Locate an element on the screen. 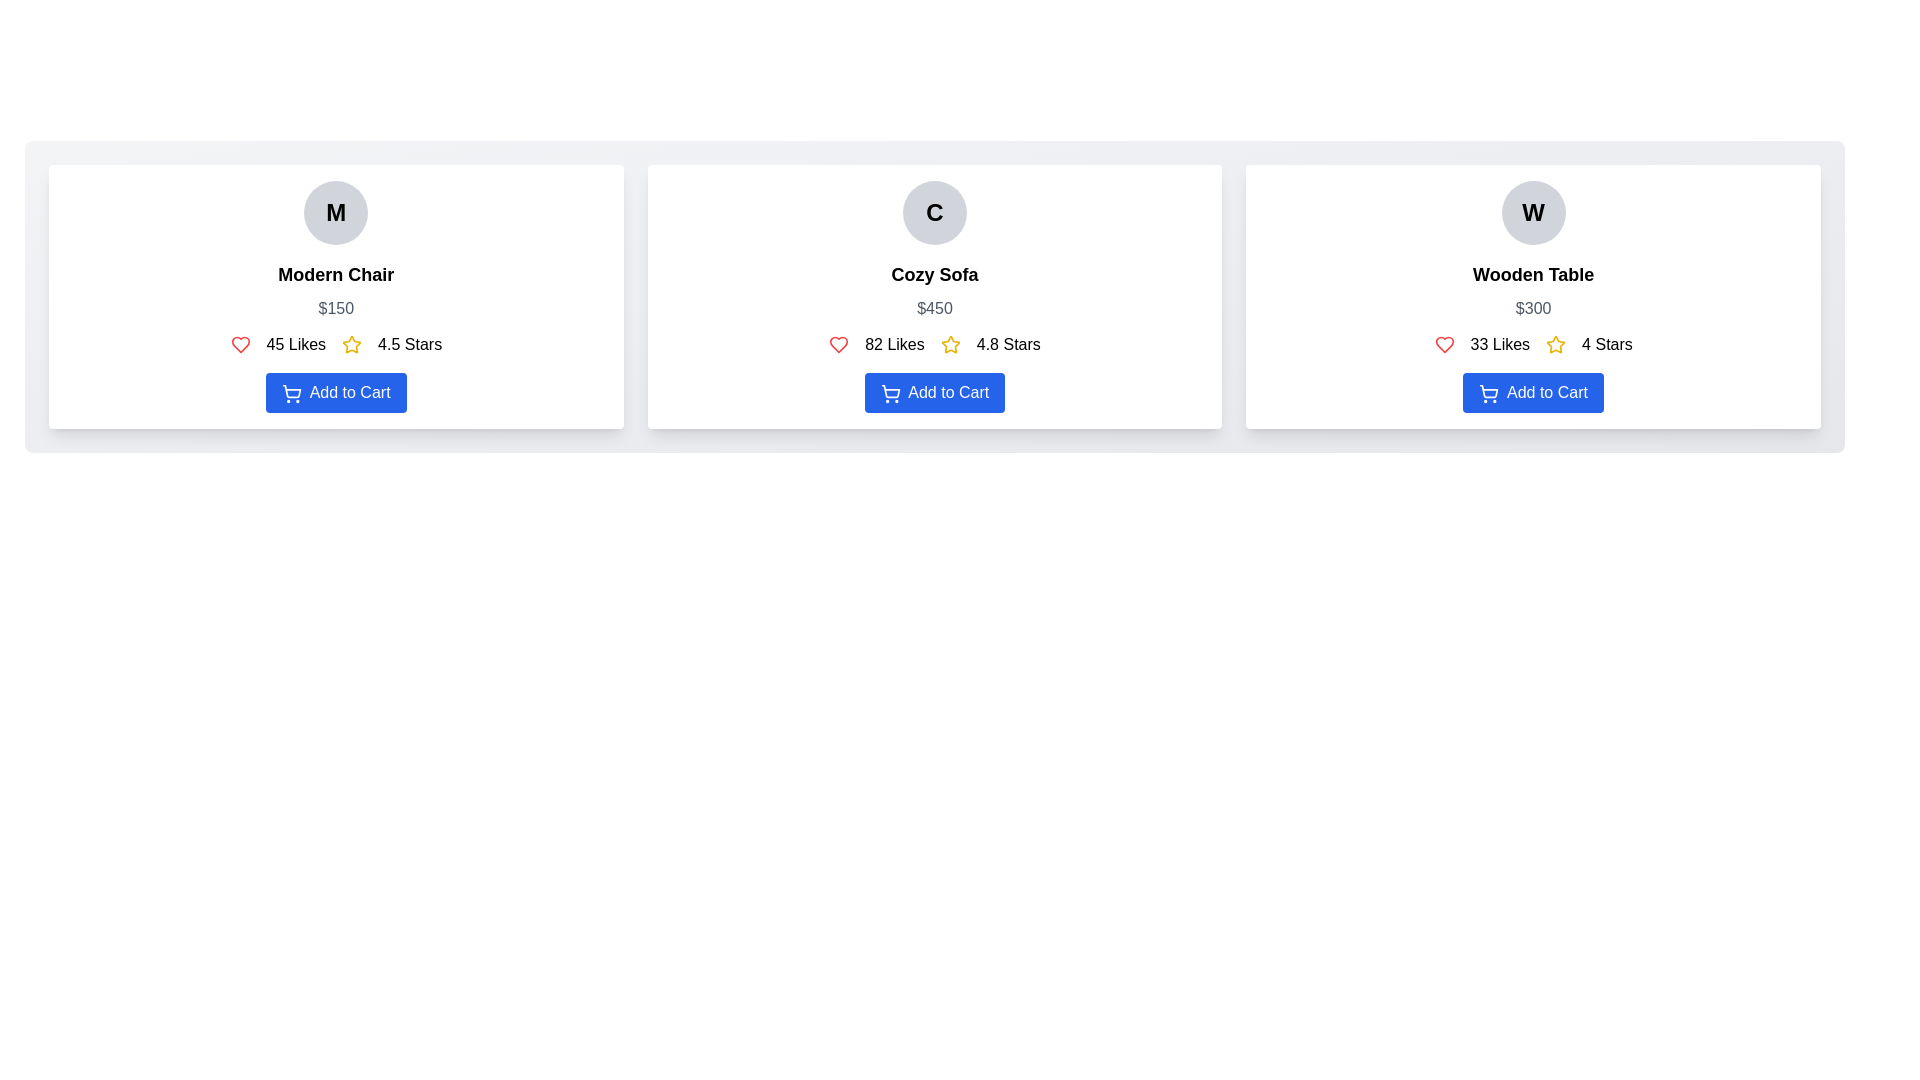 Image resolution: width=1920 pixels, height=1080 pixels. the outlined heart icon filled with red color, located to the left of the text '33 Likes' in the likes and ratings section of the 'Wooden Table' card is located at coordinates (1444, 343).